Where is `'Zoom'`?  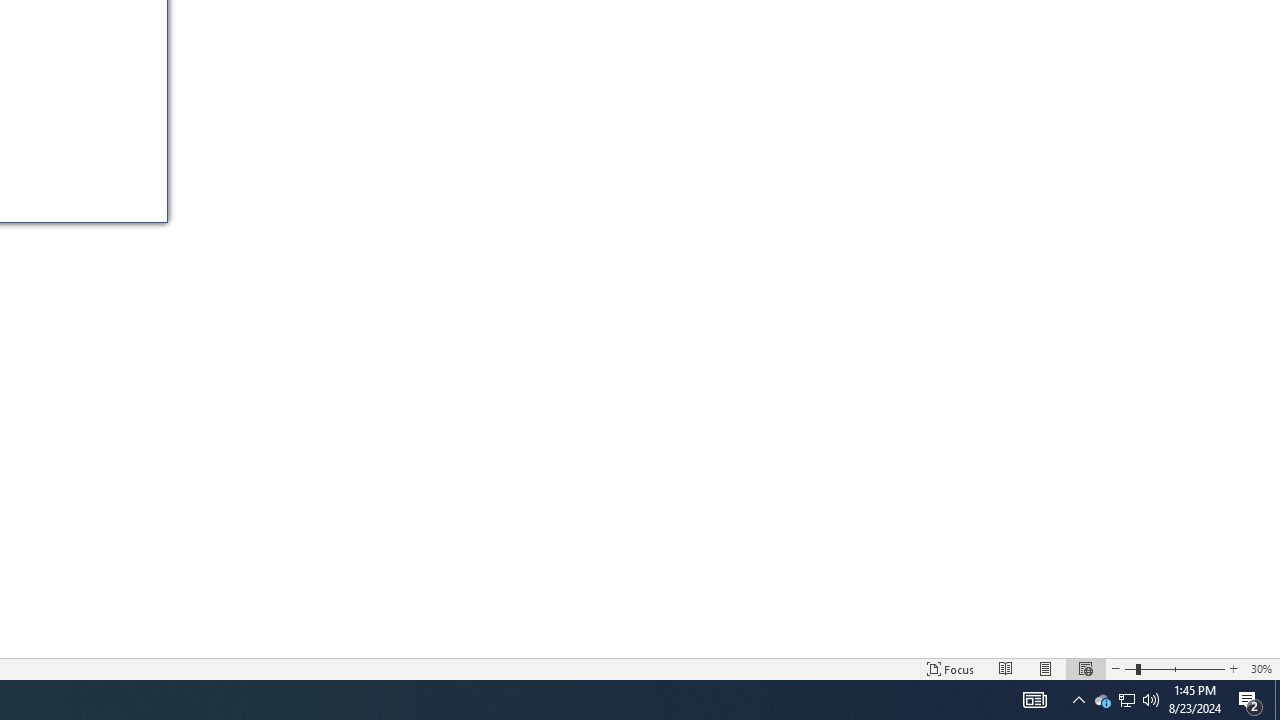
'Zoom' is located at coordinates (1175, 669).